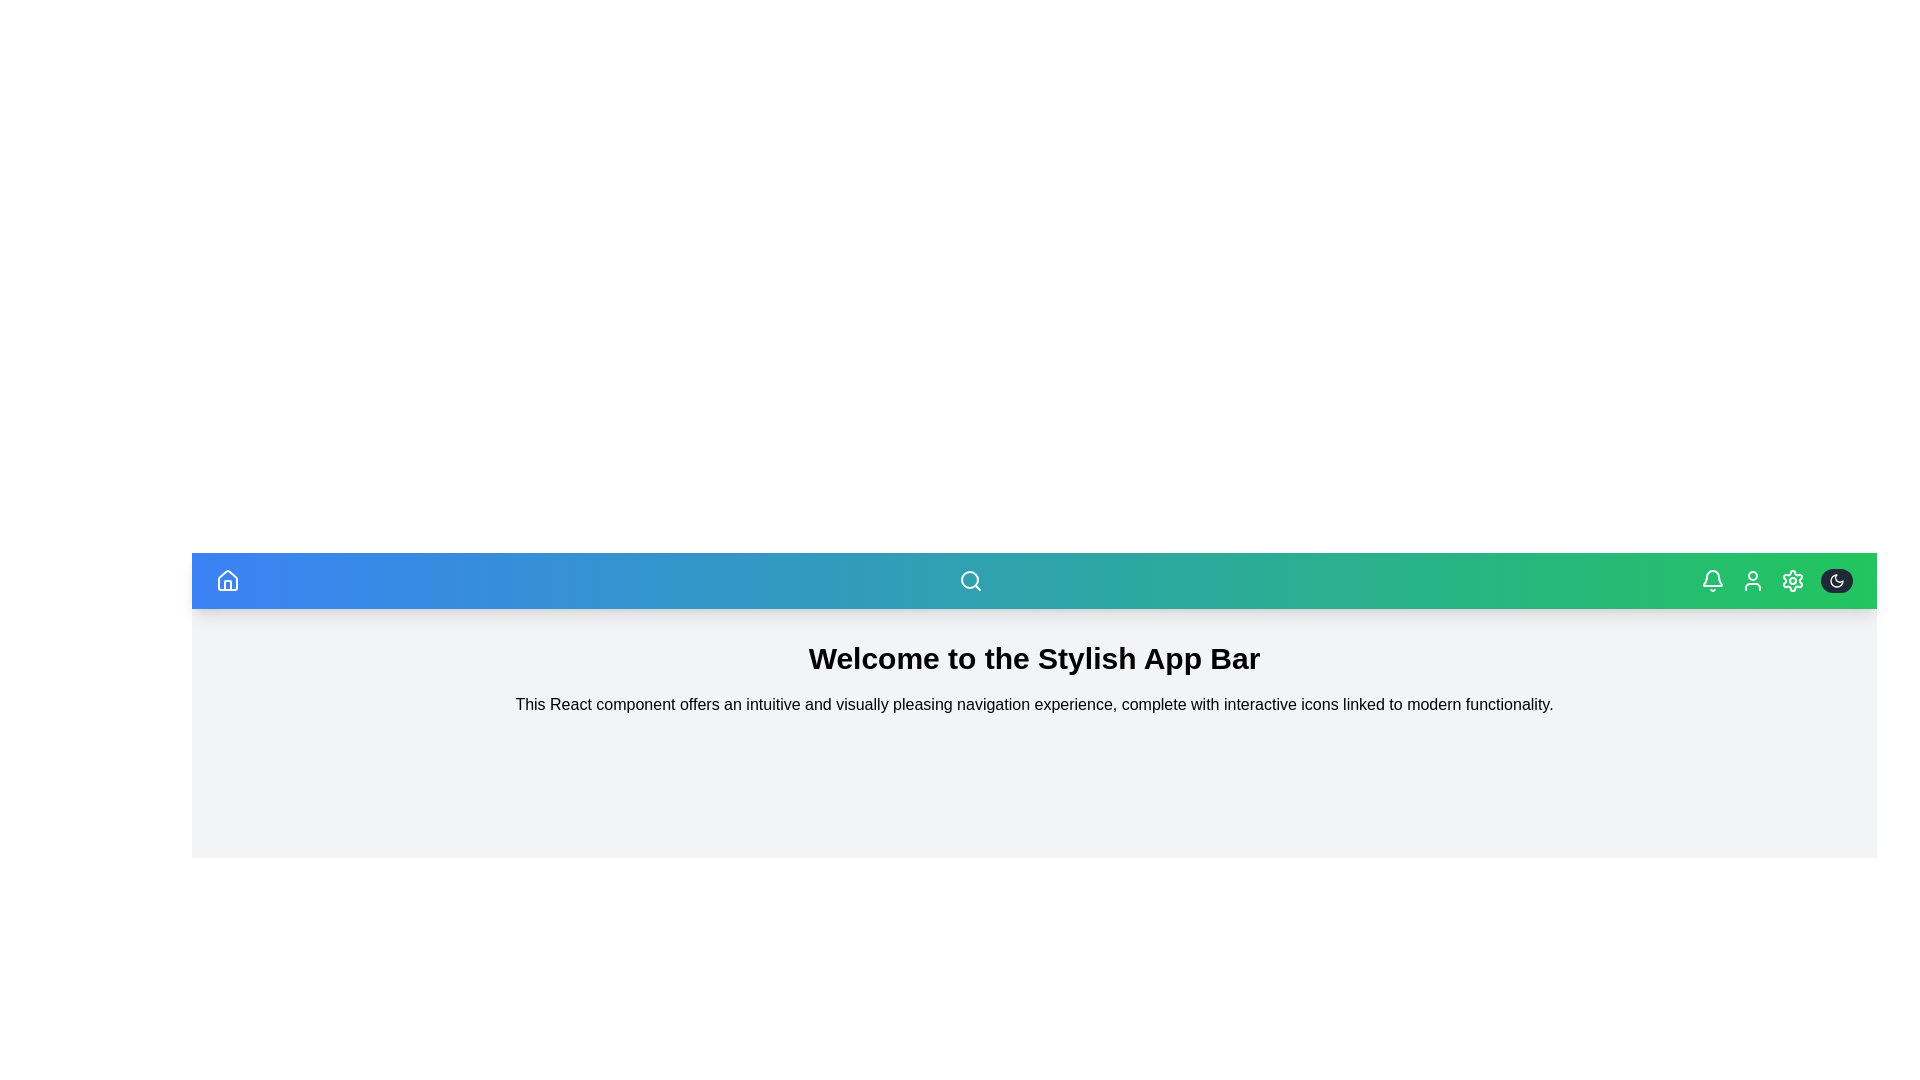 The width and height of the screenshot is (1920, 1080). I want to click on the settings icon to access the settings menu, so click(1793, 581).